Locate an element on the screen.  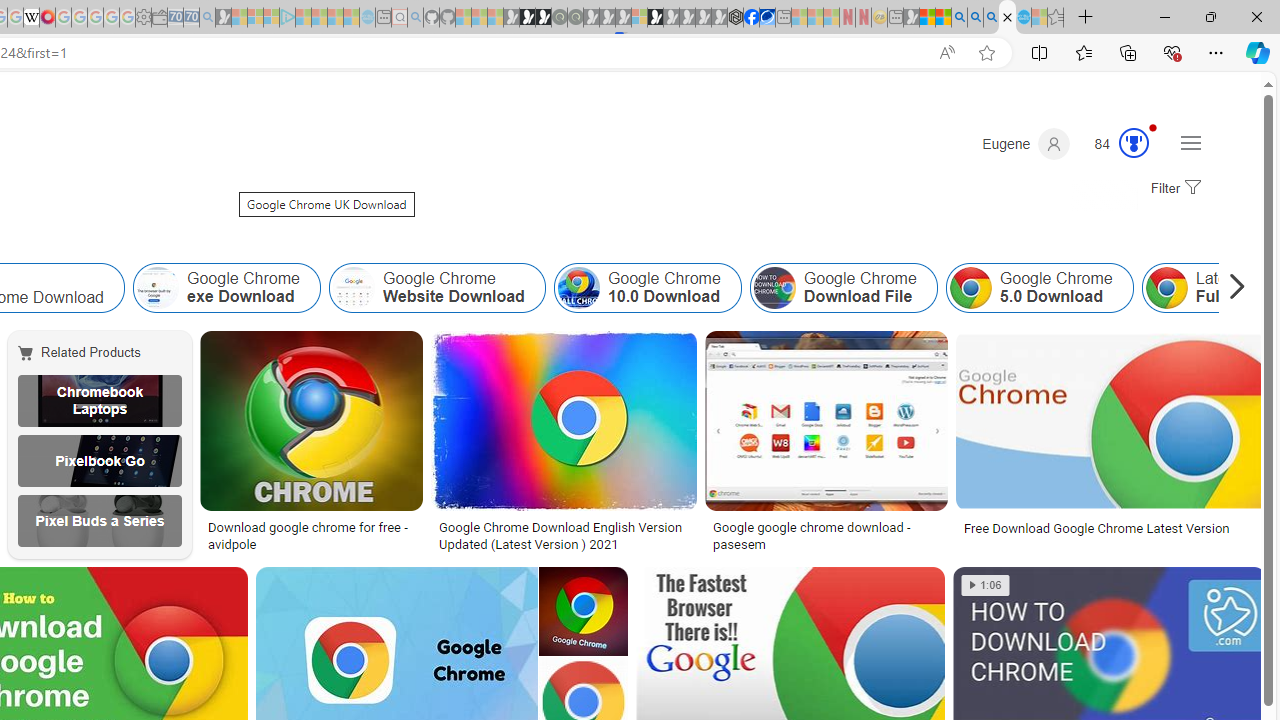
'Future Focus Report 2024 - Sleeping' is located at coordinates (574, 17).